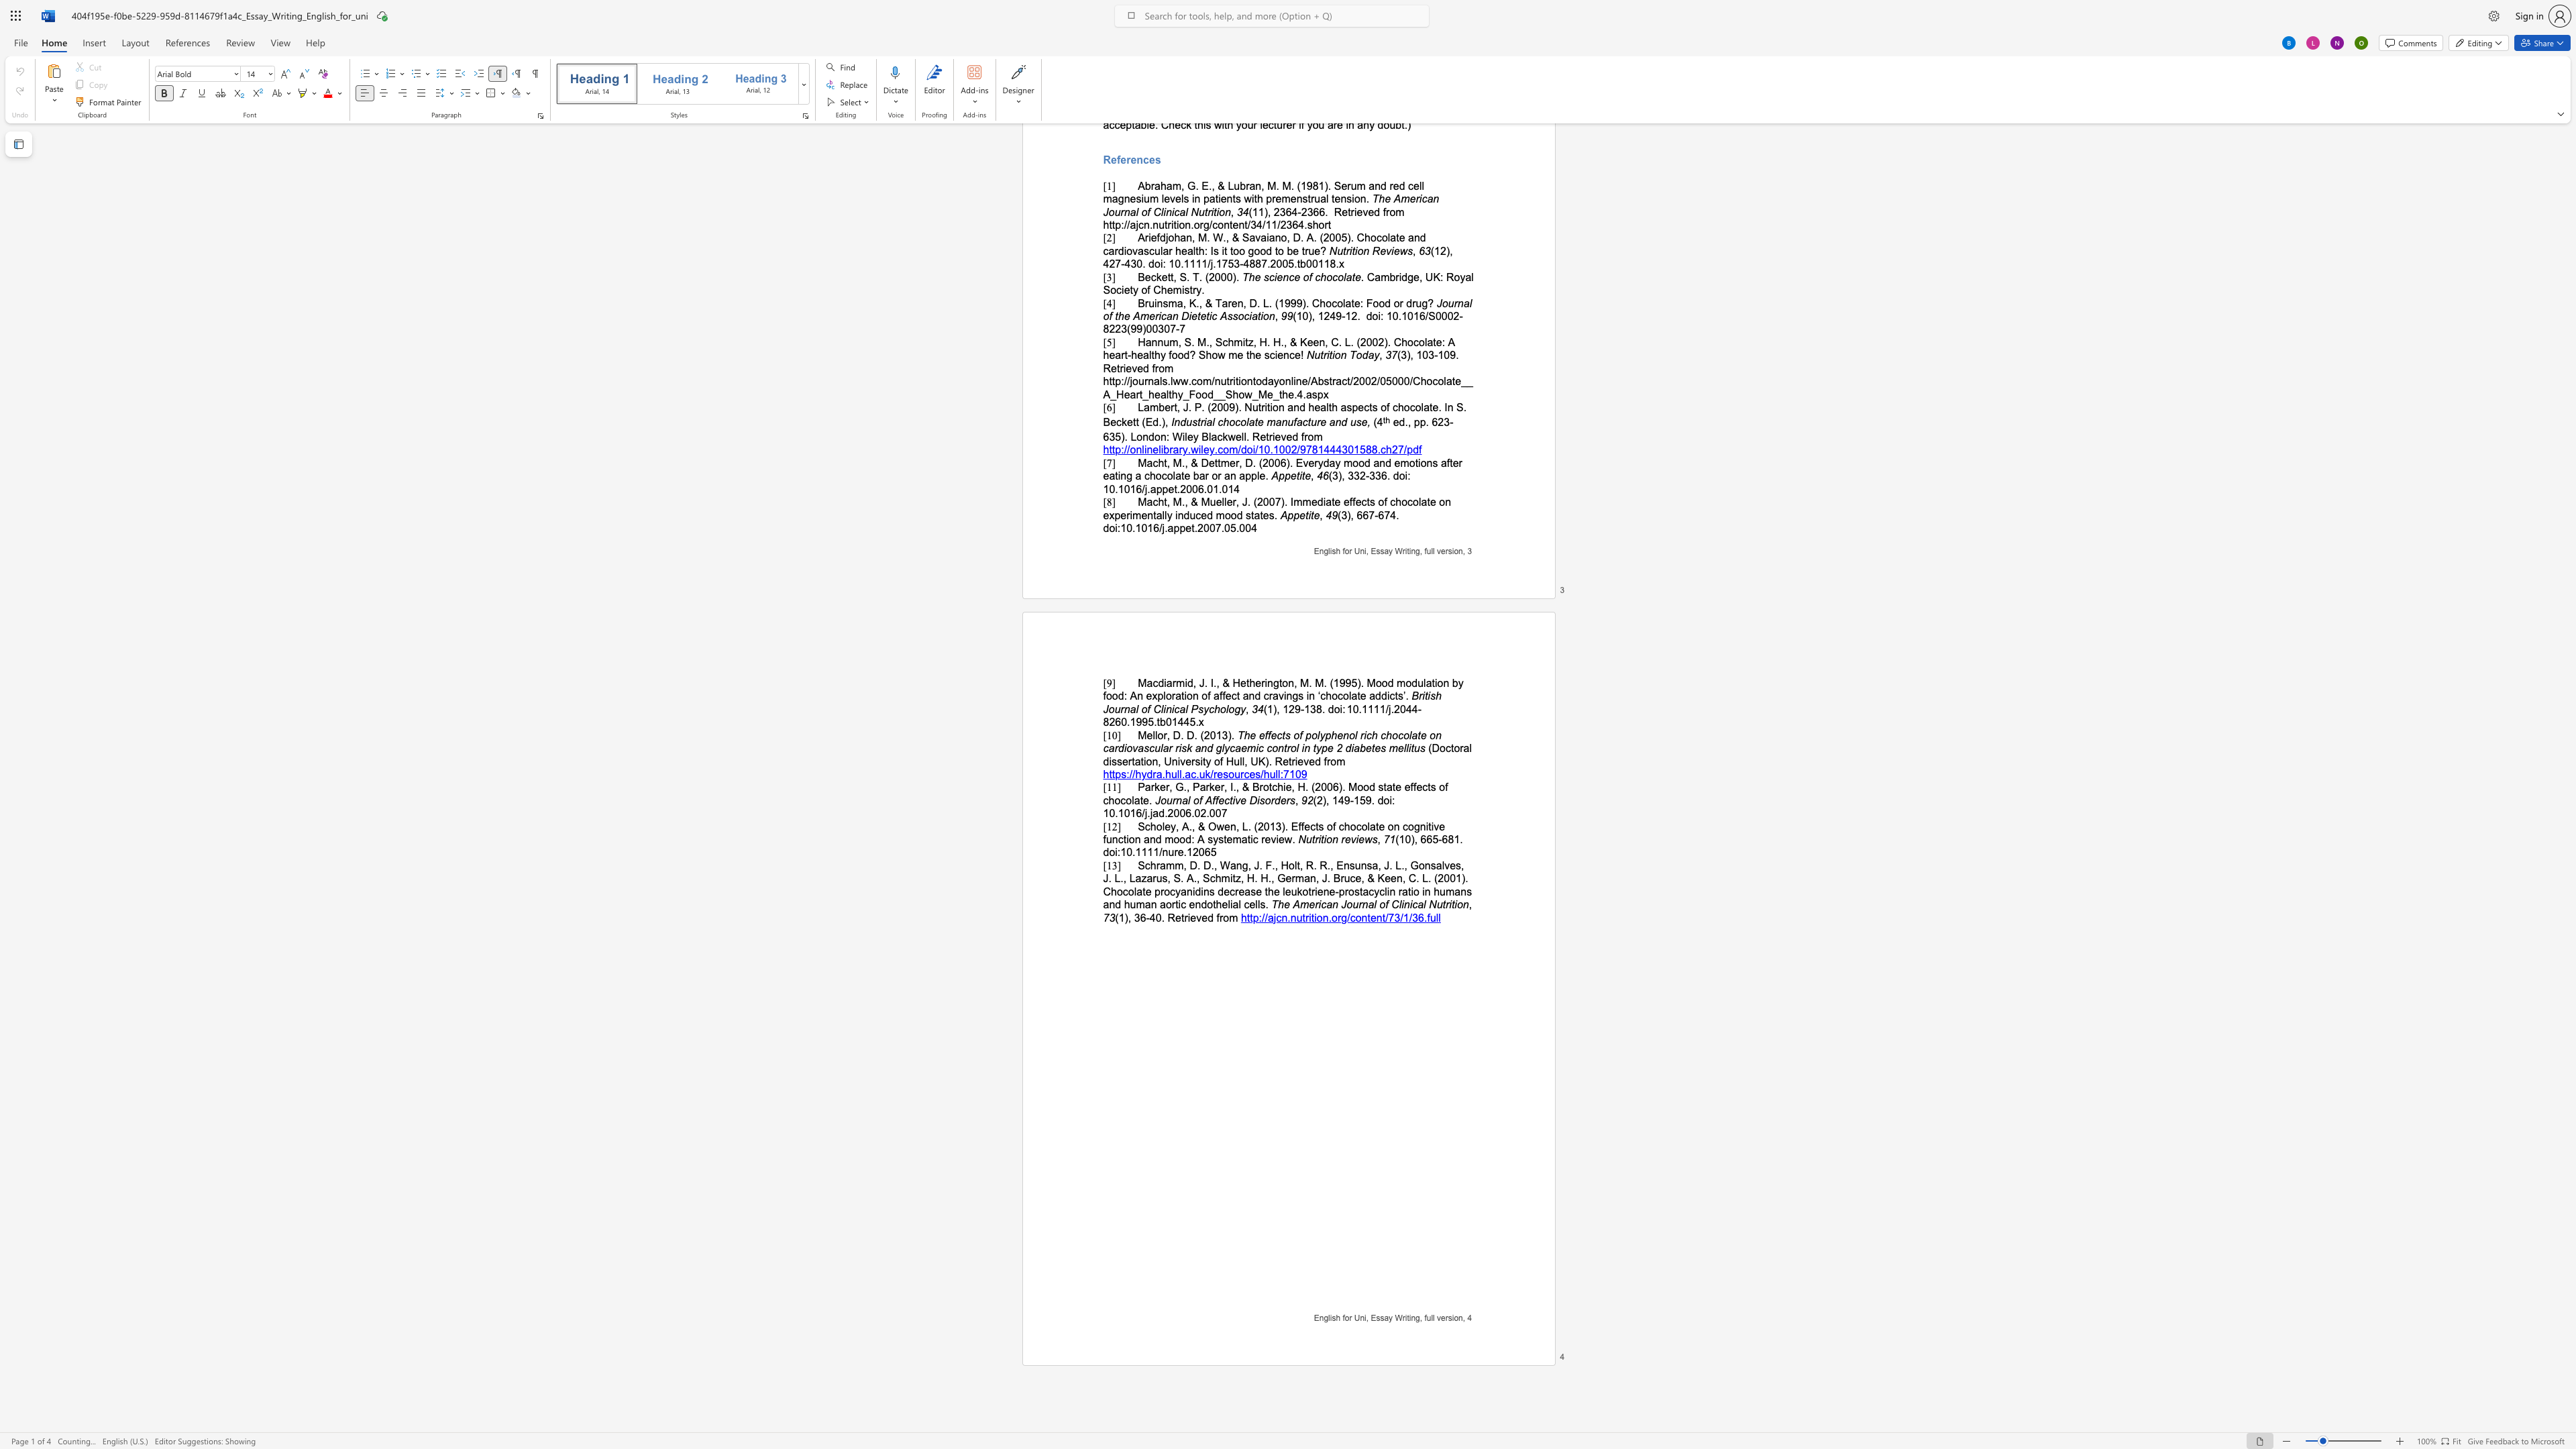 Image resolution: width=2576 pixels, height=1449 pixels. Describe the element at coordinates (1146, 916) in the screenshot. I see `the 1th character "-" in the text` at that location.